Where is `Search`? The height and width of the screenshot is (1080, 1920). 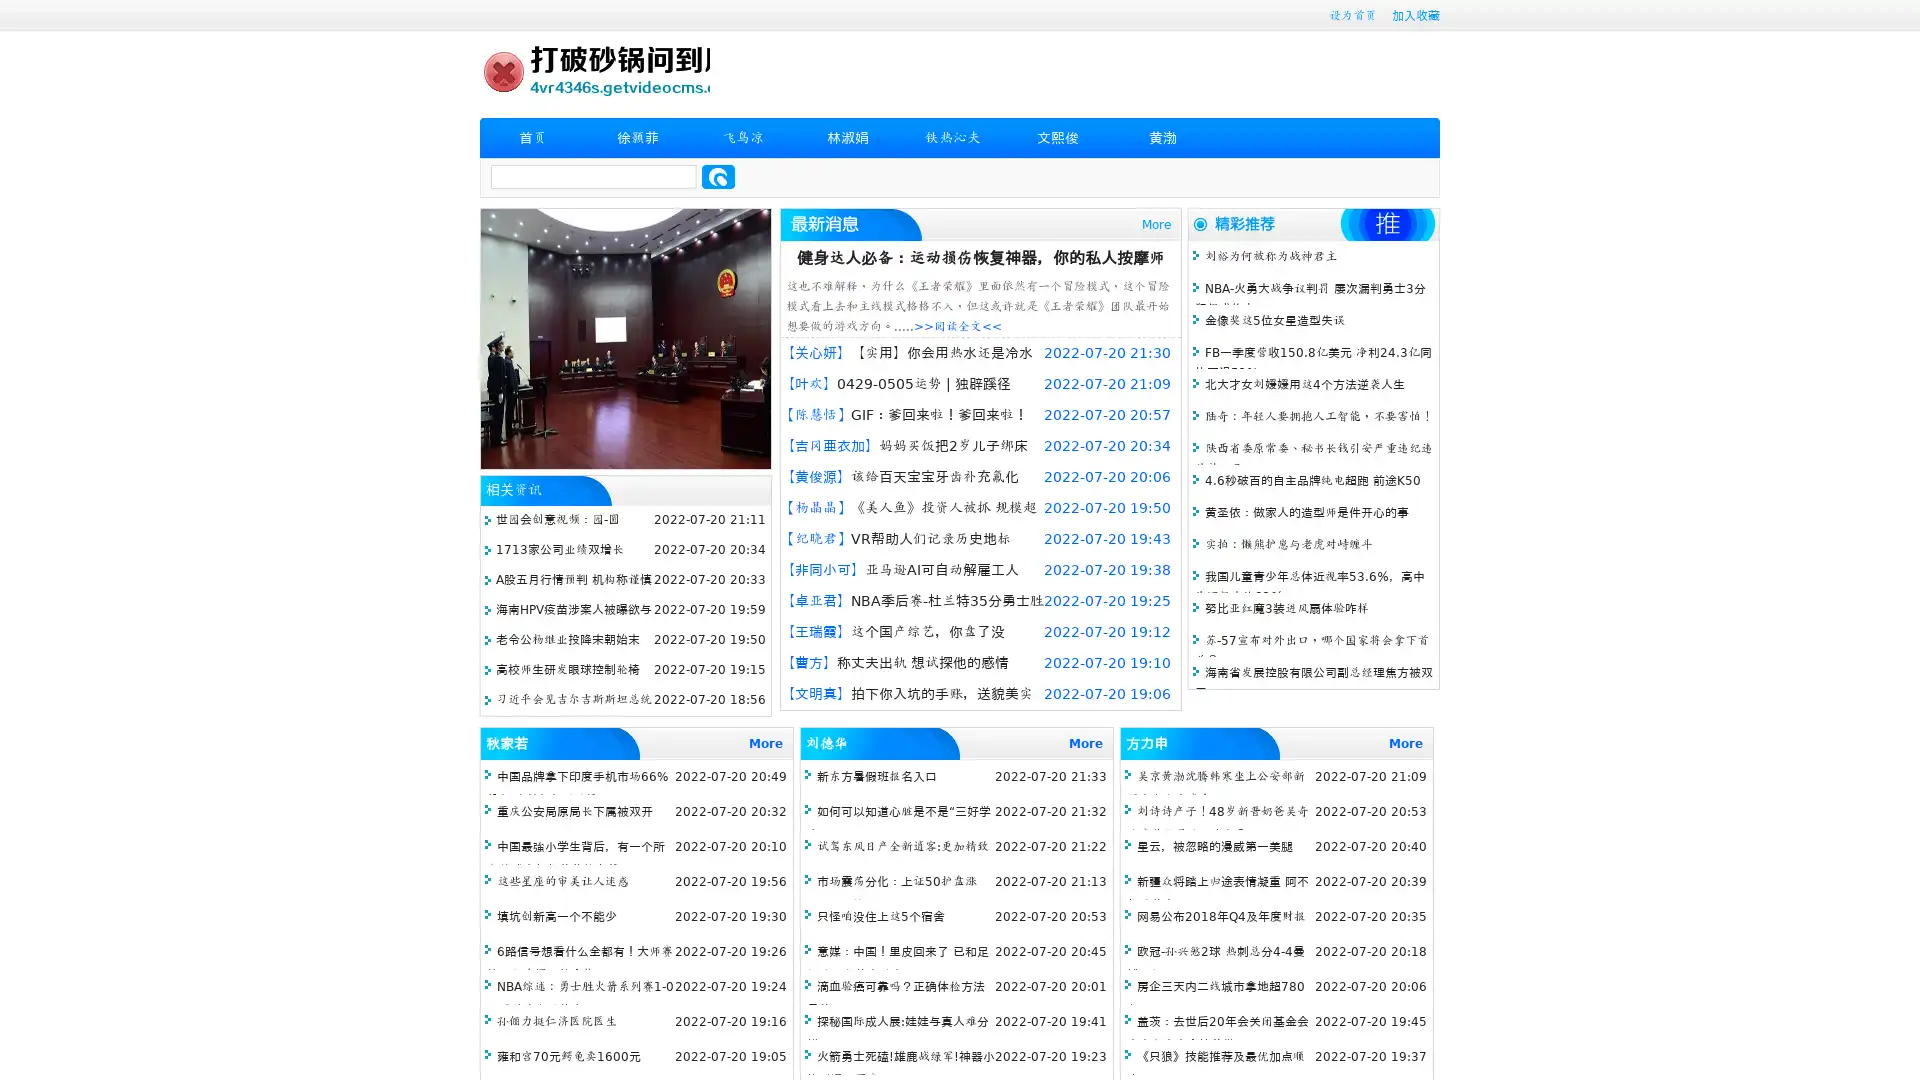 Search is located at coordinates (718, 176).